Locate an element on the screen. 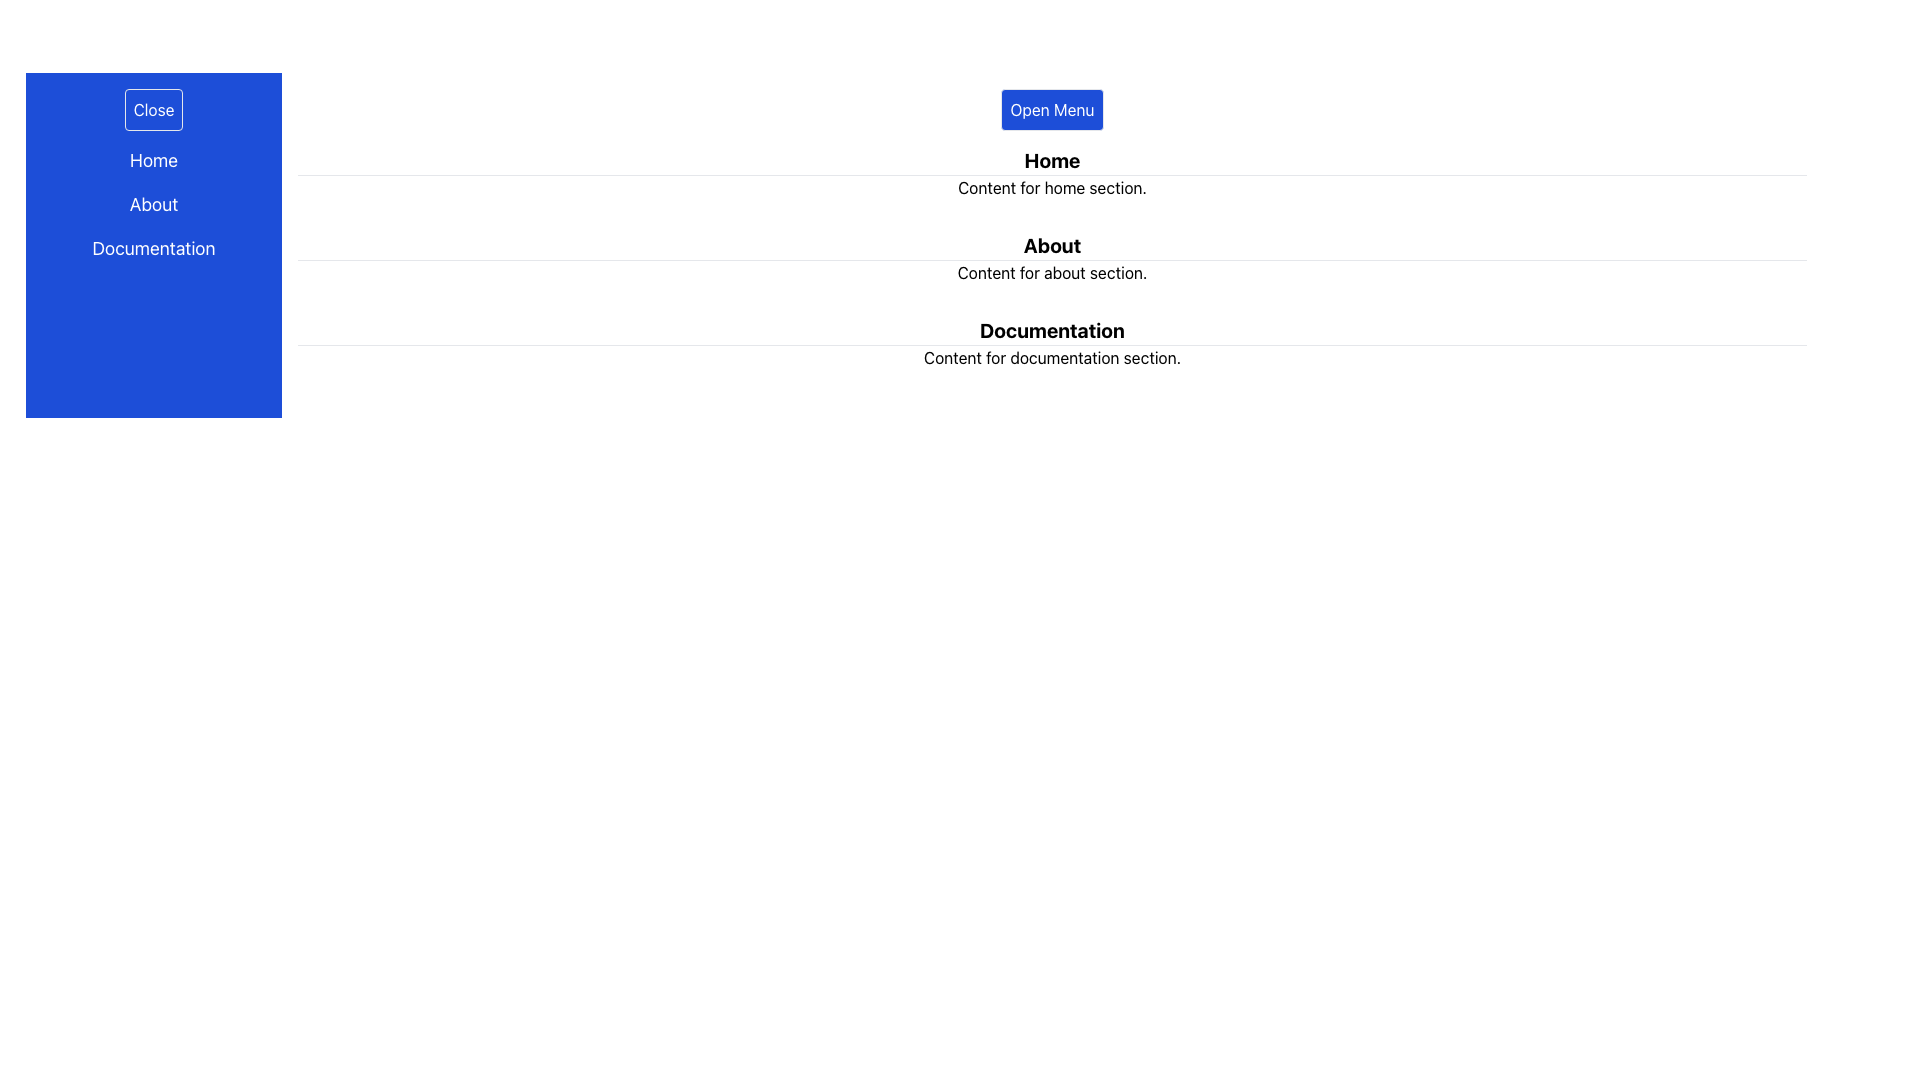 The height and width of the screenshot is (1080, 1920). descriptive text located below the 'About' title on the right side of the interface, which provides context for the section is located at coordinates (1051, 273).